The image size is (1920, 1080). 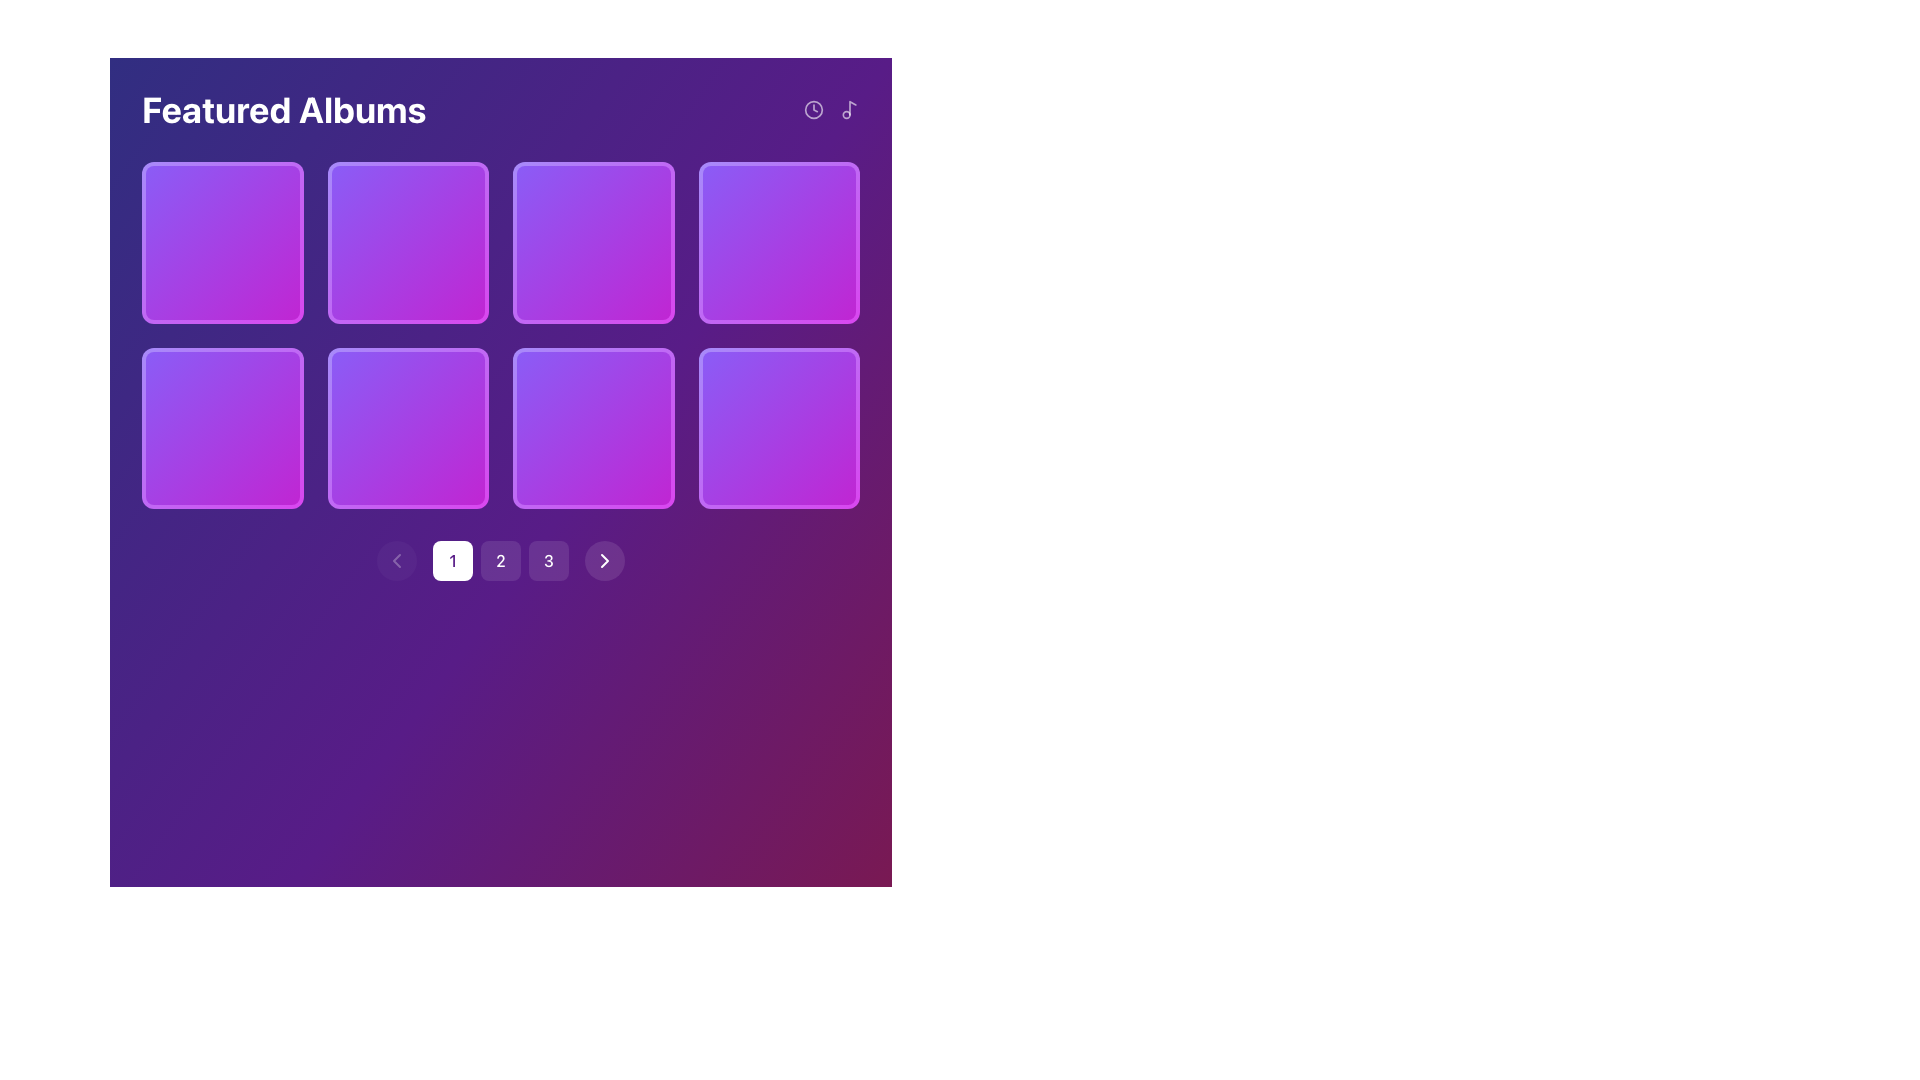 I want to click on the clickable interactive card or tile with a violet to fuchsia gradient background located in the second row and third column of a 3x4 grid, so click(x=778, y=427).